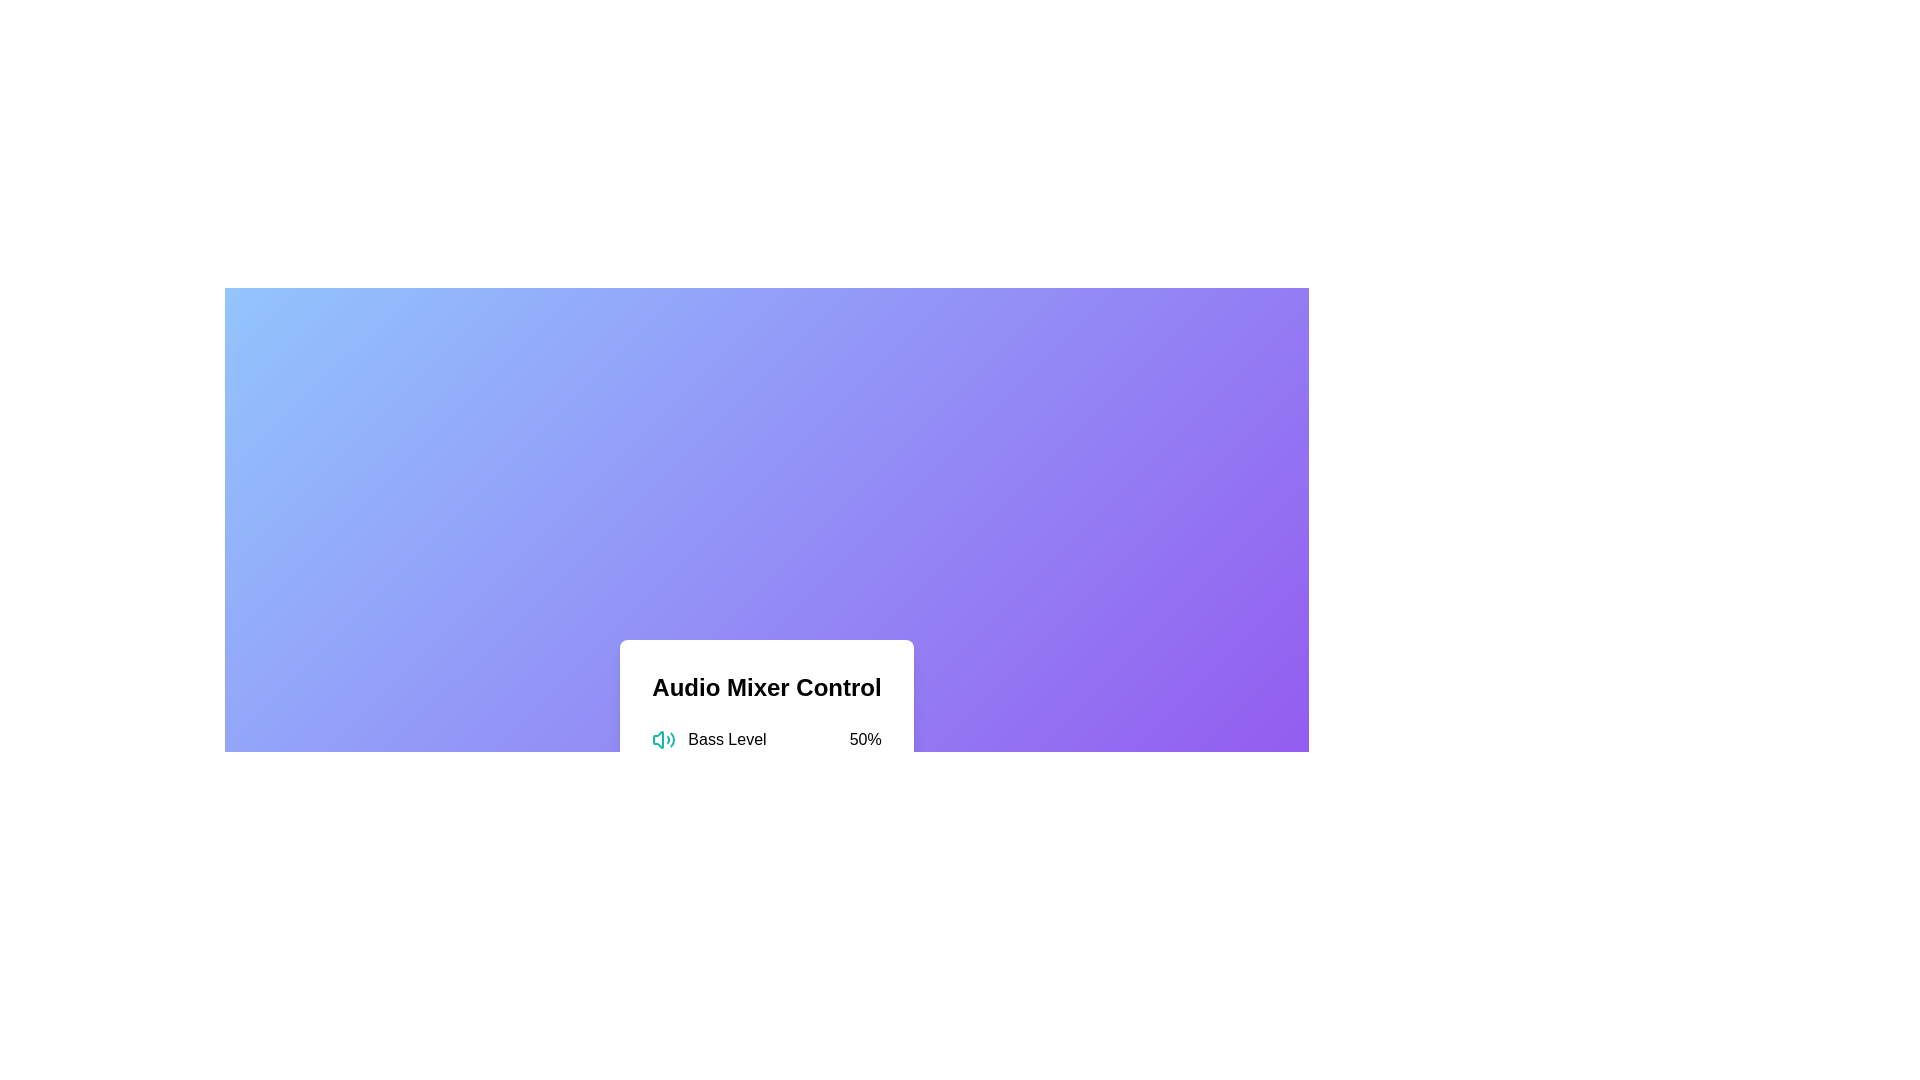 The height and width of the screenshot is (1080, 1920). What do you see at coordinates (716, 764) in the screenshot?
I see `the Bass Level slider to 28%` at bounding box center [716, 764].